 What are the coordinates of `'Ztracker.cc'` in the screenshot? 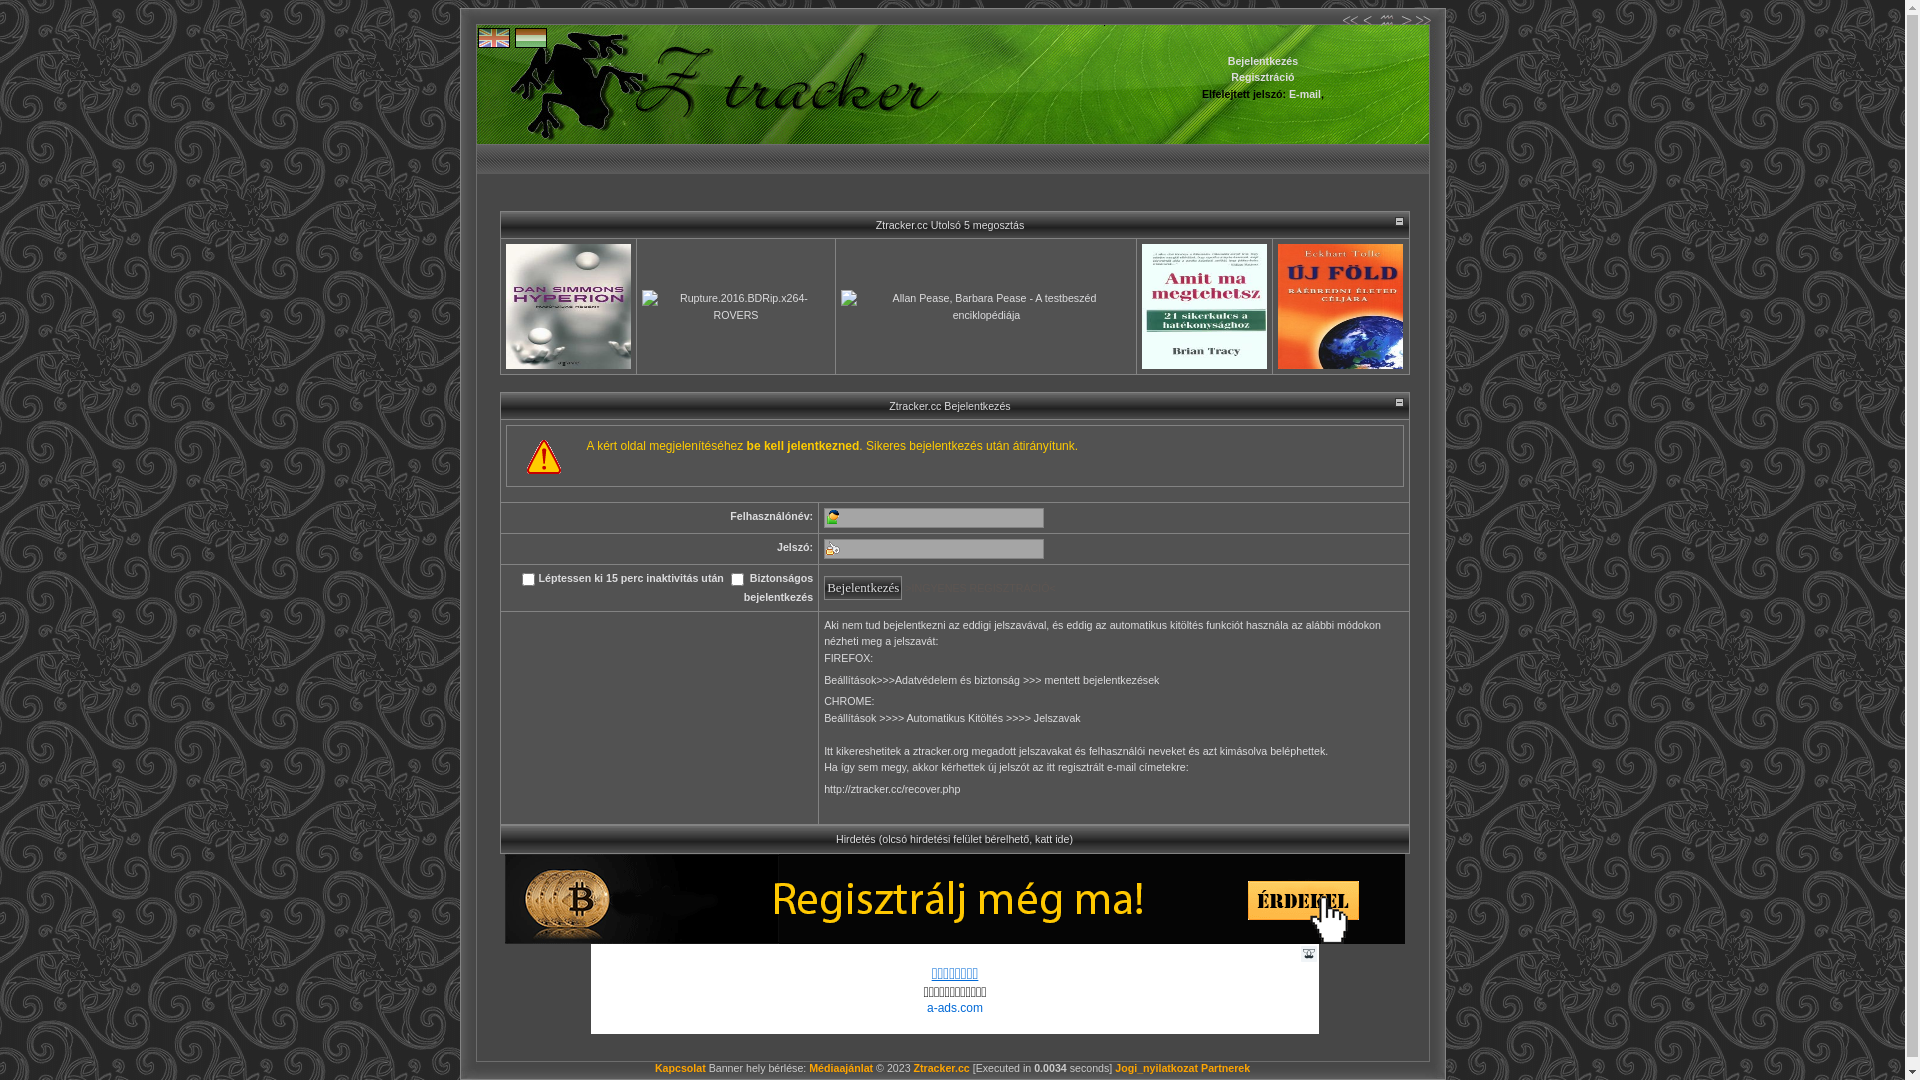 It's located at (912, 1067).